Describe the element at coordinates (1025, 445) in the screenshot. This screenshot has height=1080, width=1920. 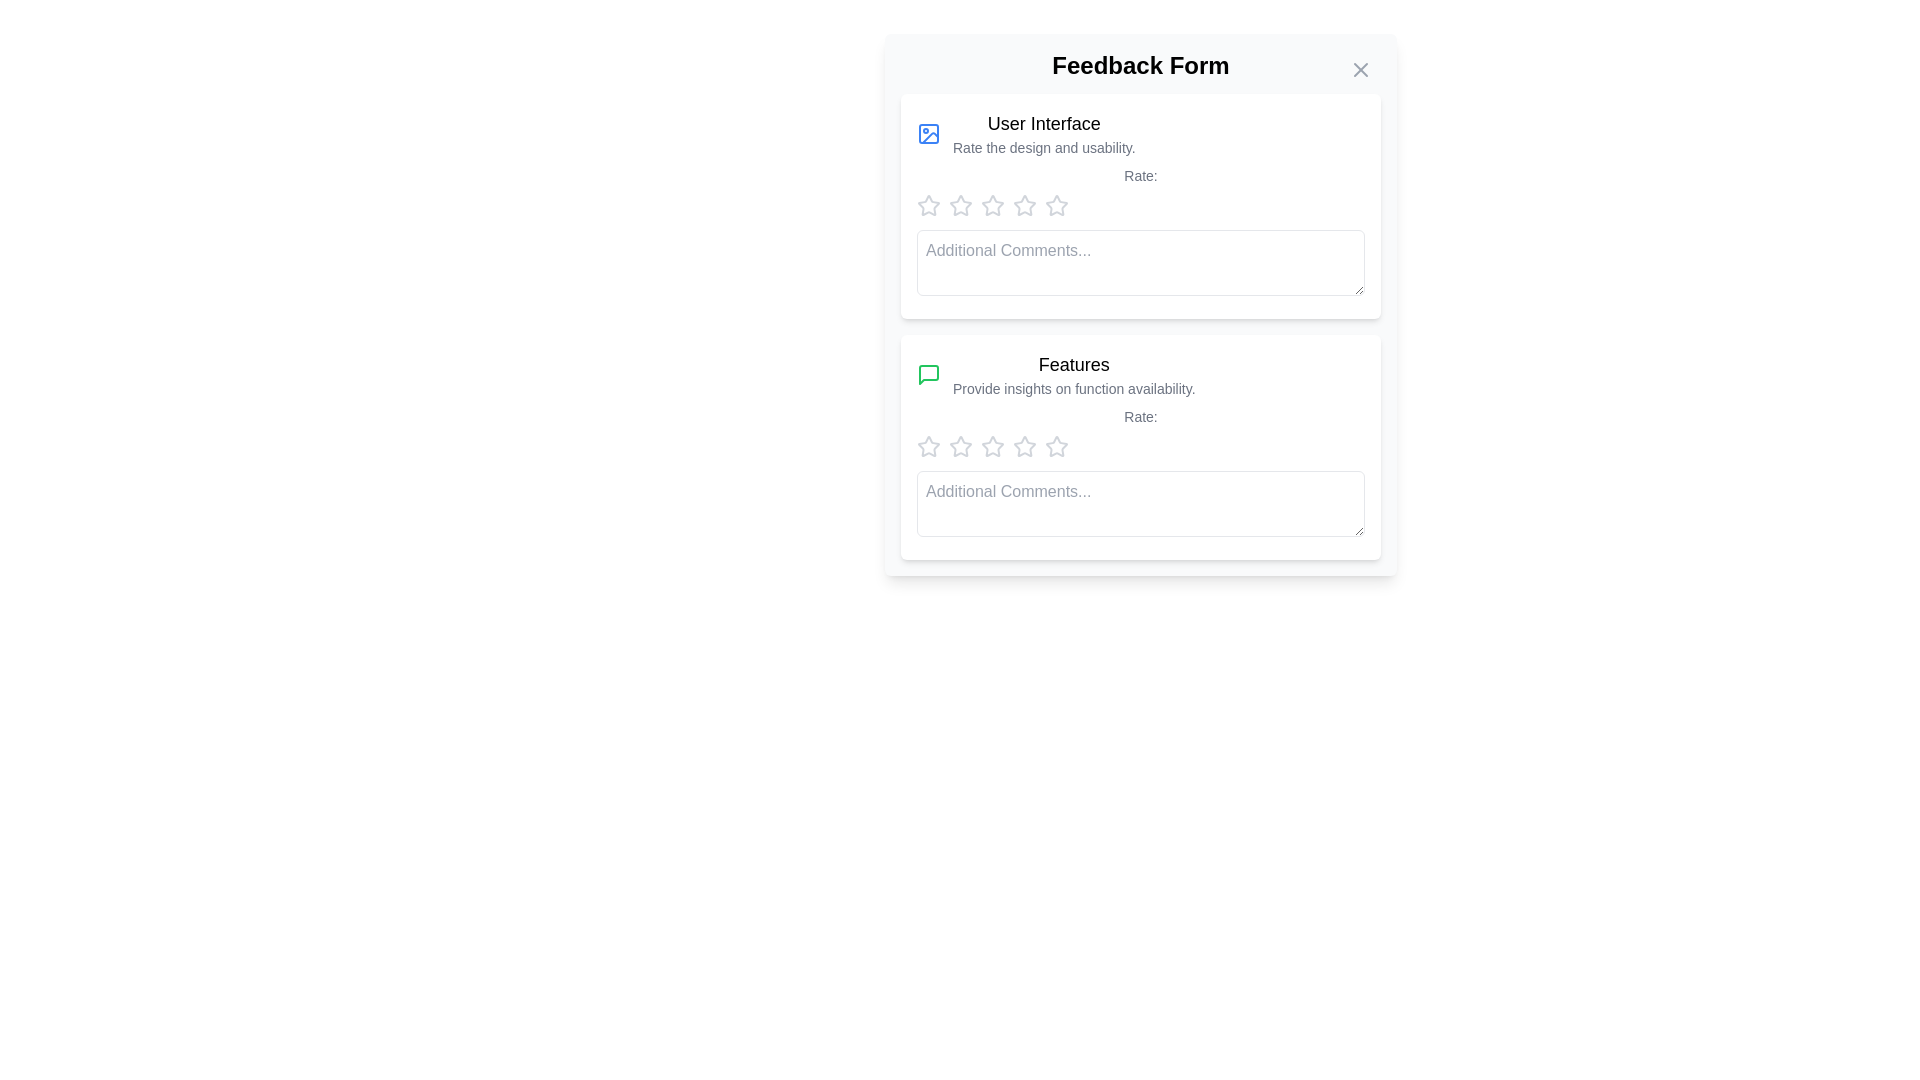
I see `the fourth star icon` at that location.